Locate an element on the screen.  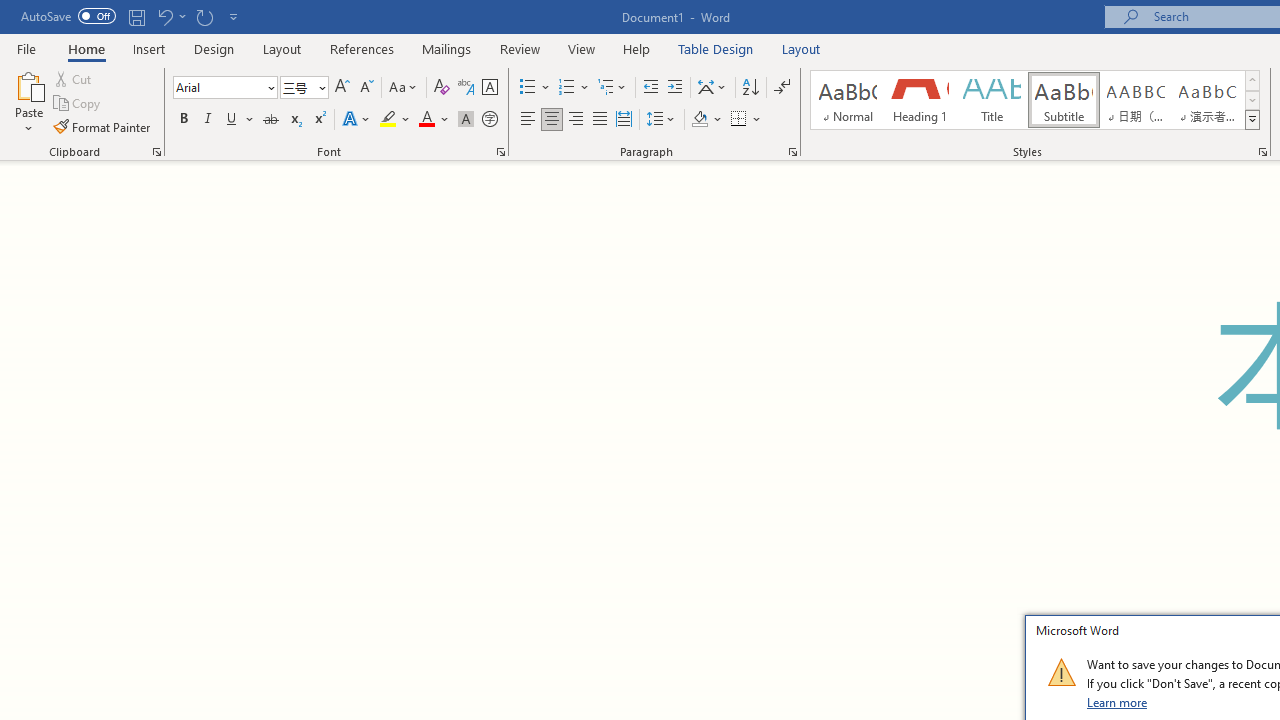
'Save' is located at coordinates (135, 16).